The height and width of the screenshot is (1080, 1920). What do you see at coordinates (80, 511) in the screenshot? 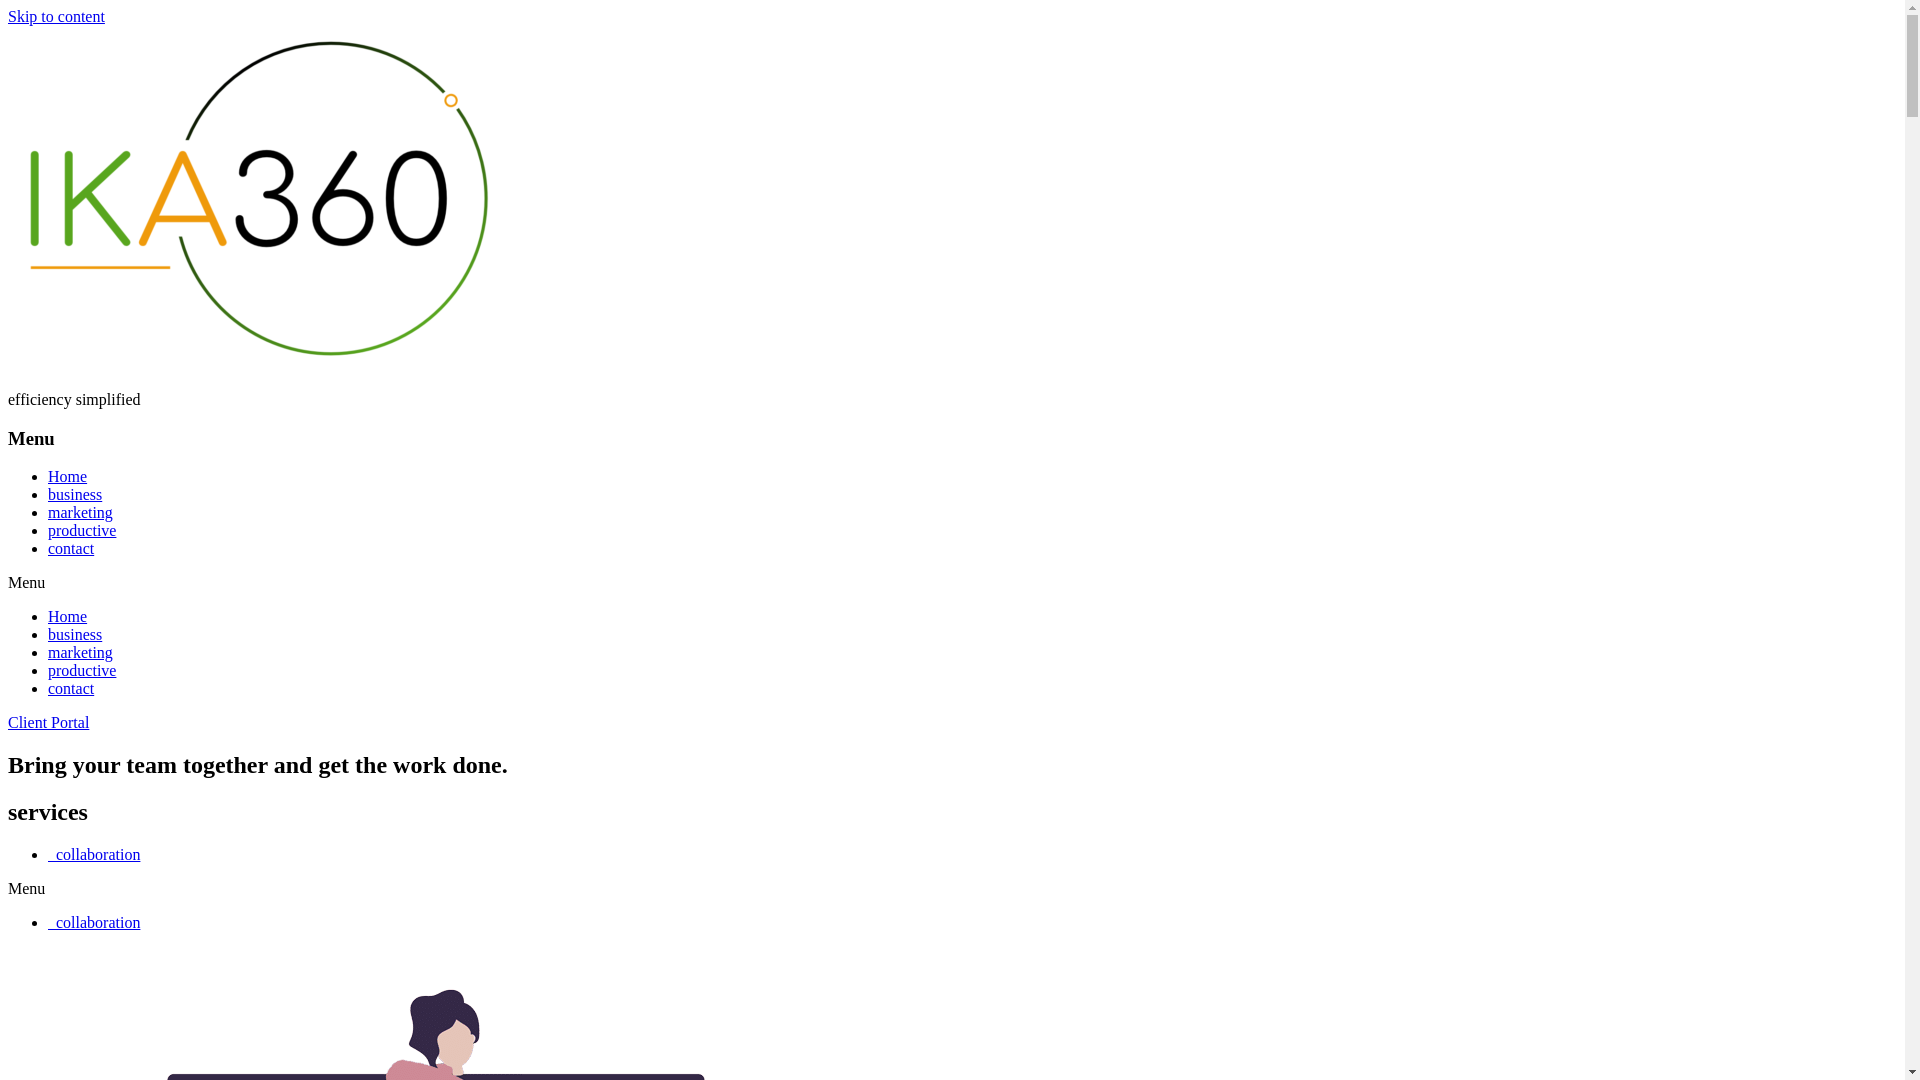
I see `'marketing'` at bounding box center [80, 511].